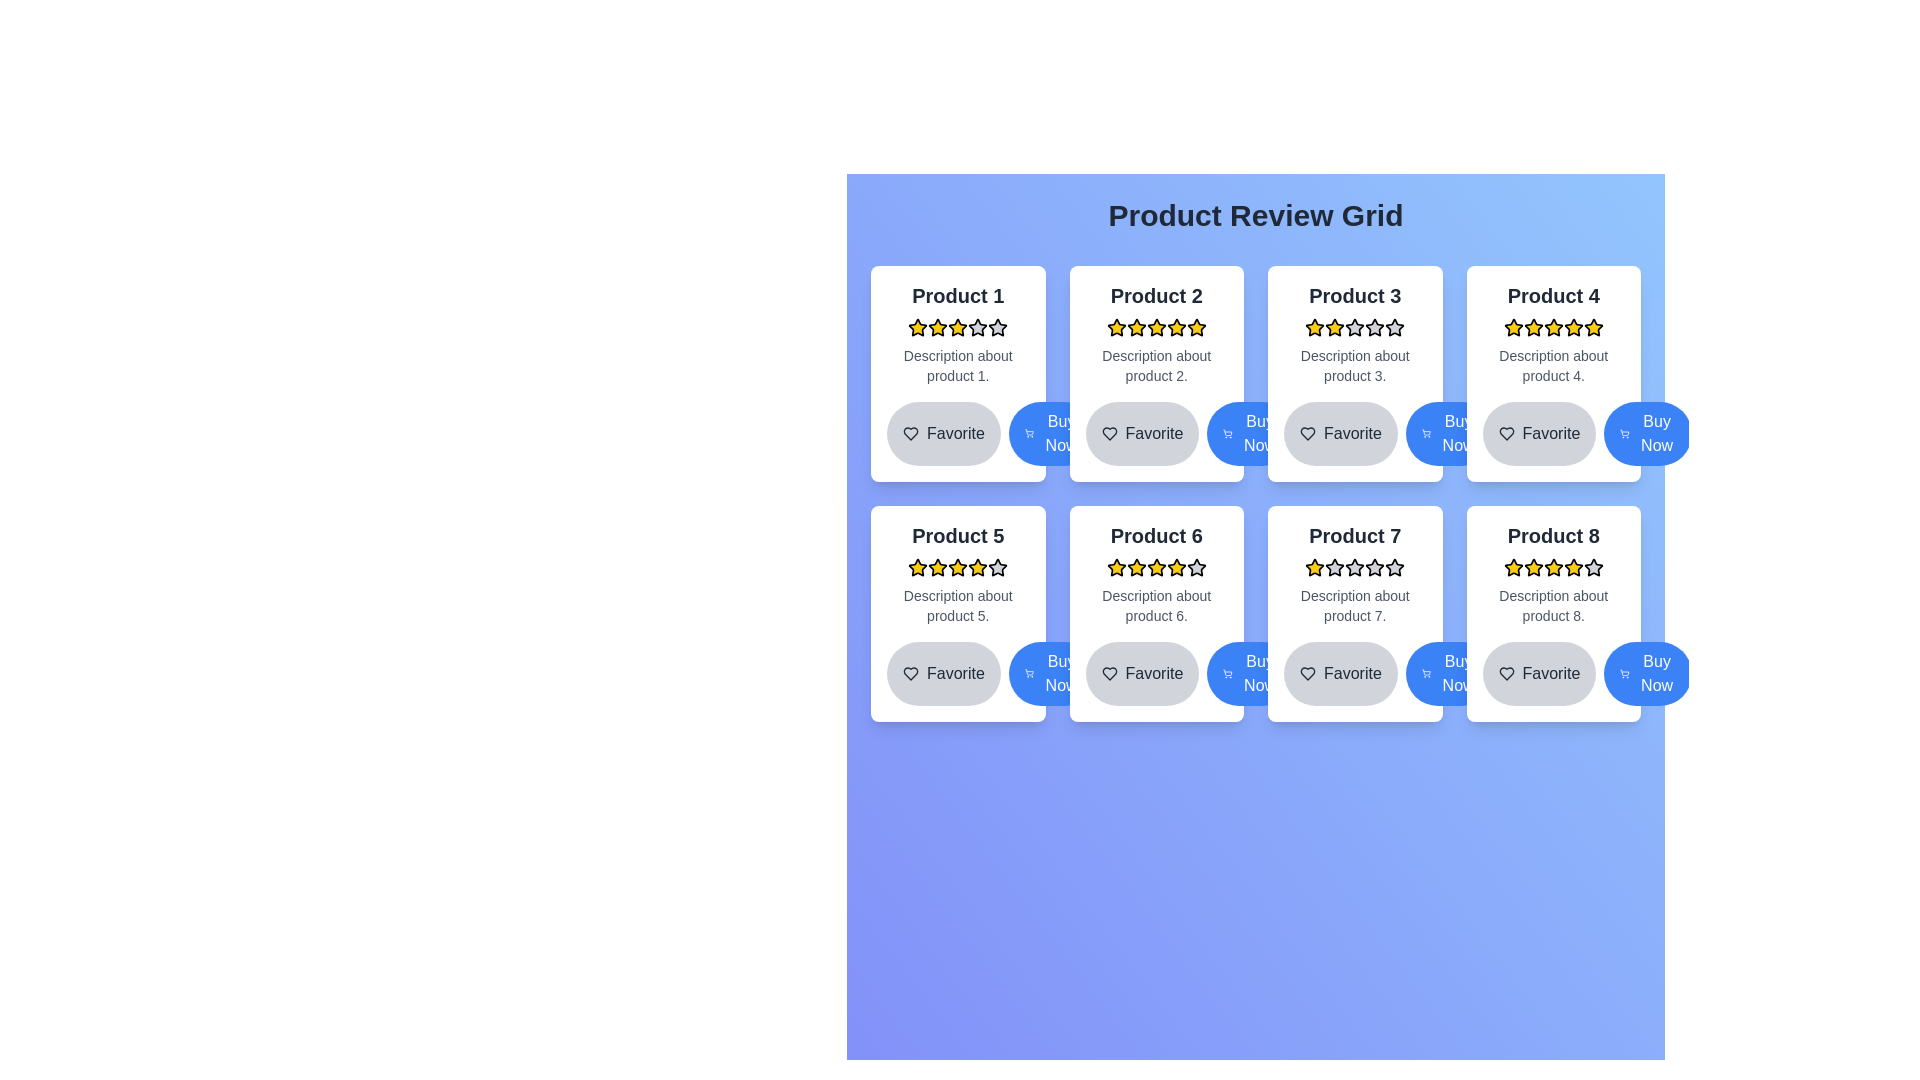  I want to click on the second filled yellow star icon in the rating system for 'Product 5' to give a rating, so click(957, 567).